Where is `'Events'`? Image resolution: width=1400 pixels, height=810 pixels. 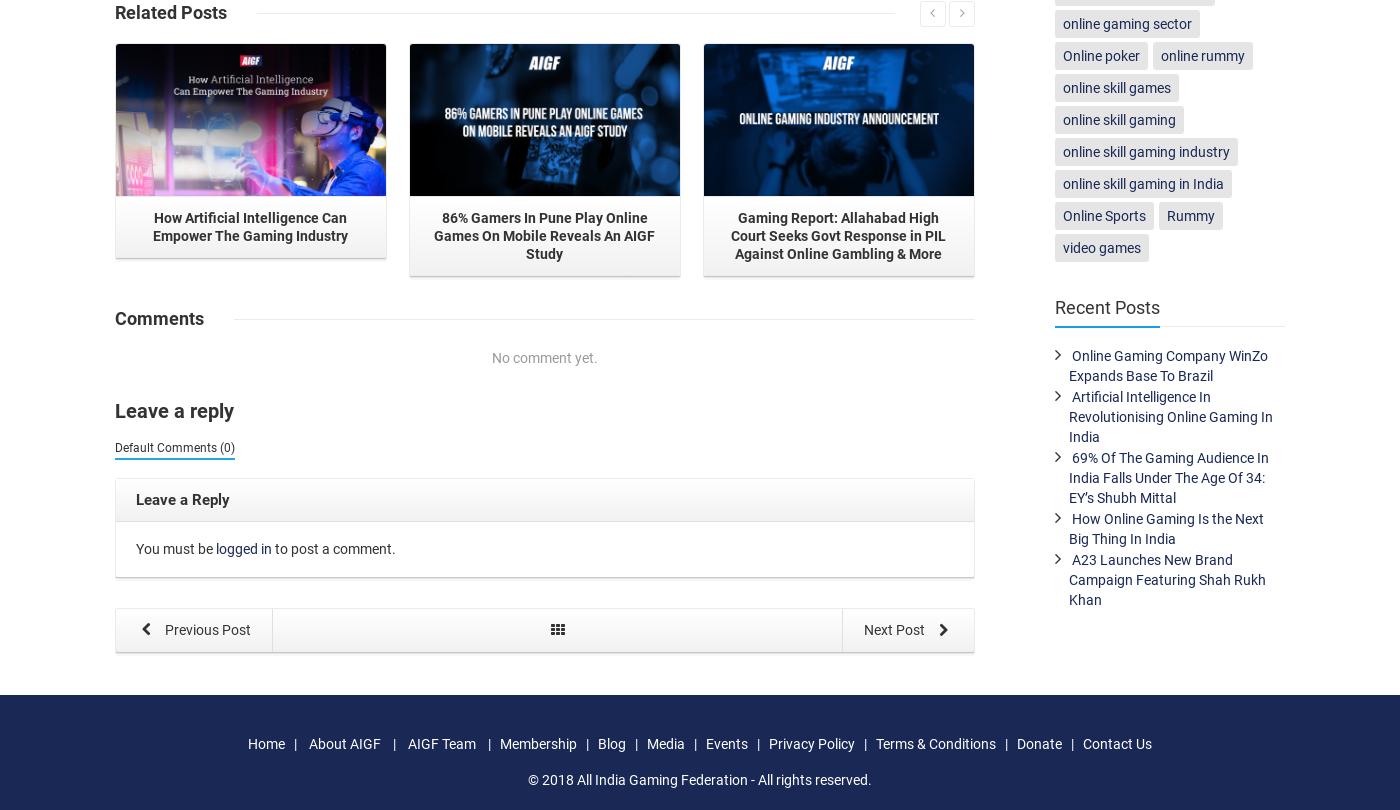 'Events' is located at coordinates (726, 742).